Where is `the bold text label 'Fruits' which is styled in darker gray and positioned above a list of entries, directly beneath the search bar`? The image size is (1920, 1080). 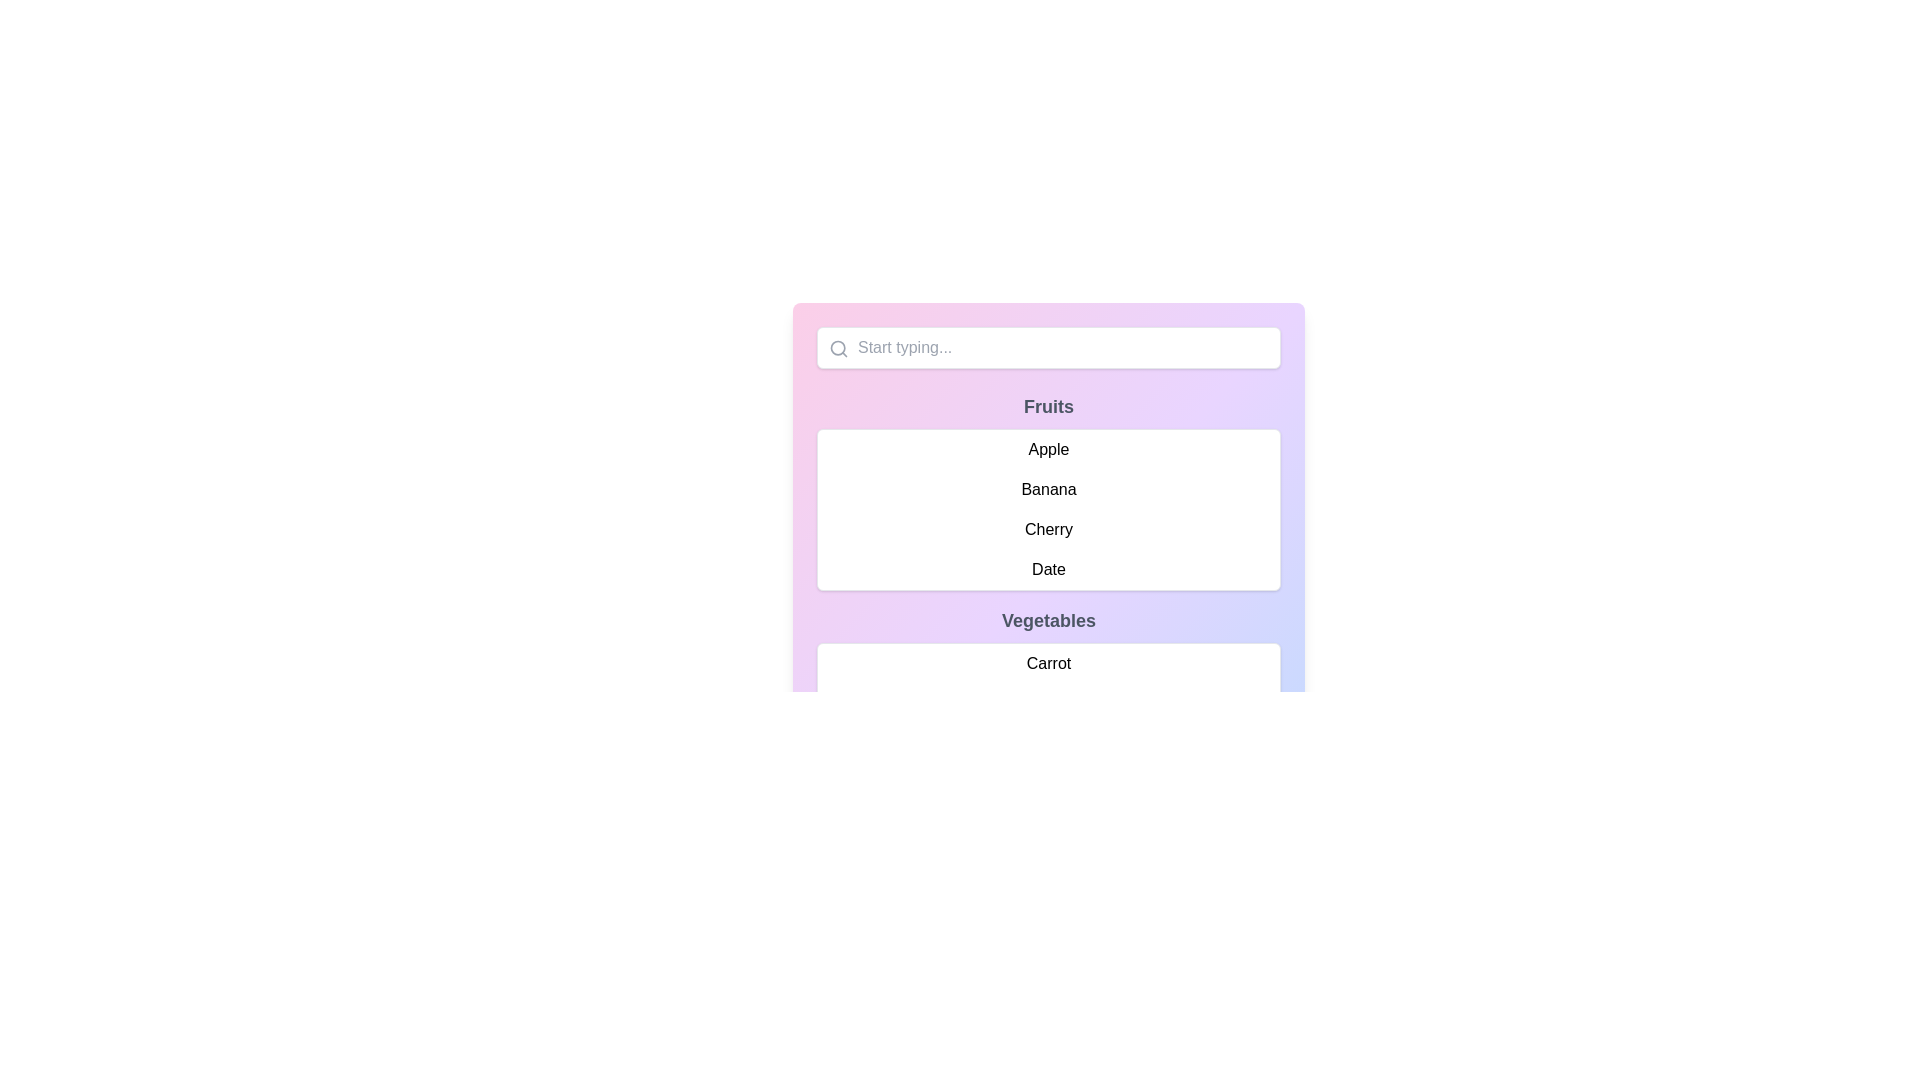 the bold text label 'Fruits' which is styled in darker gray and positioned above a list of entries, directly beneath the search bar is located at coordinates (1048, 406).